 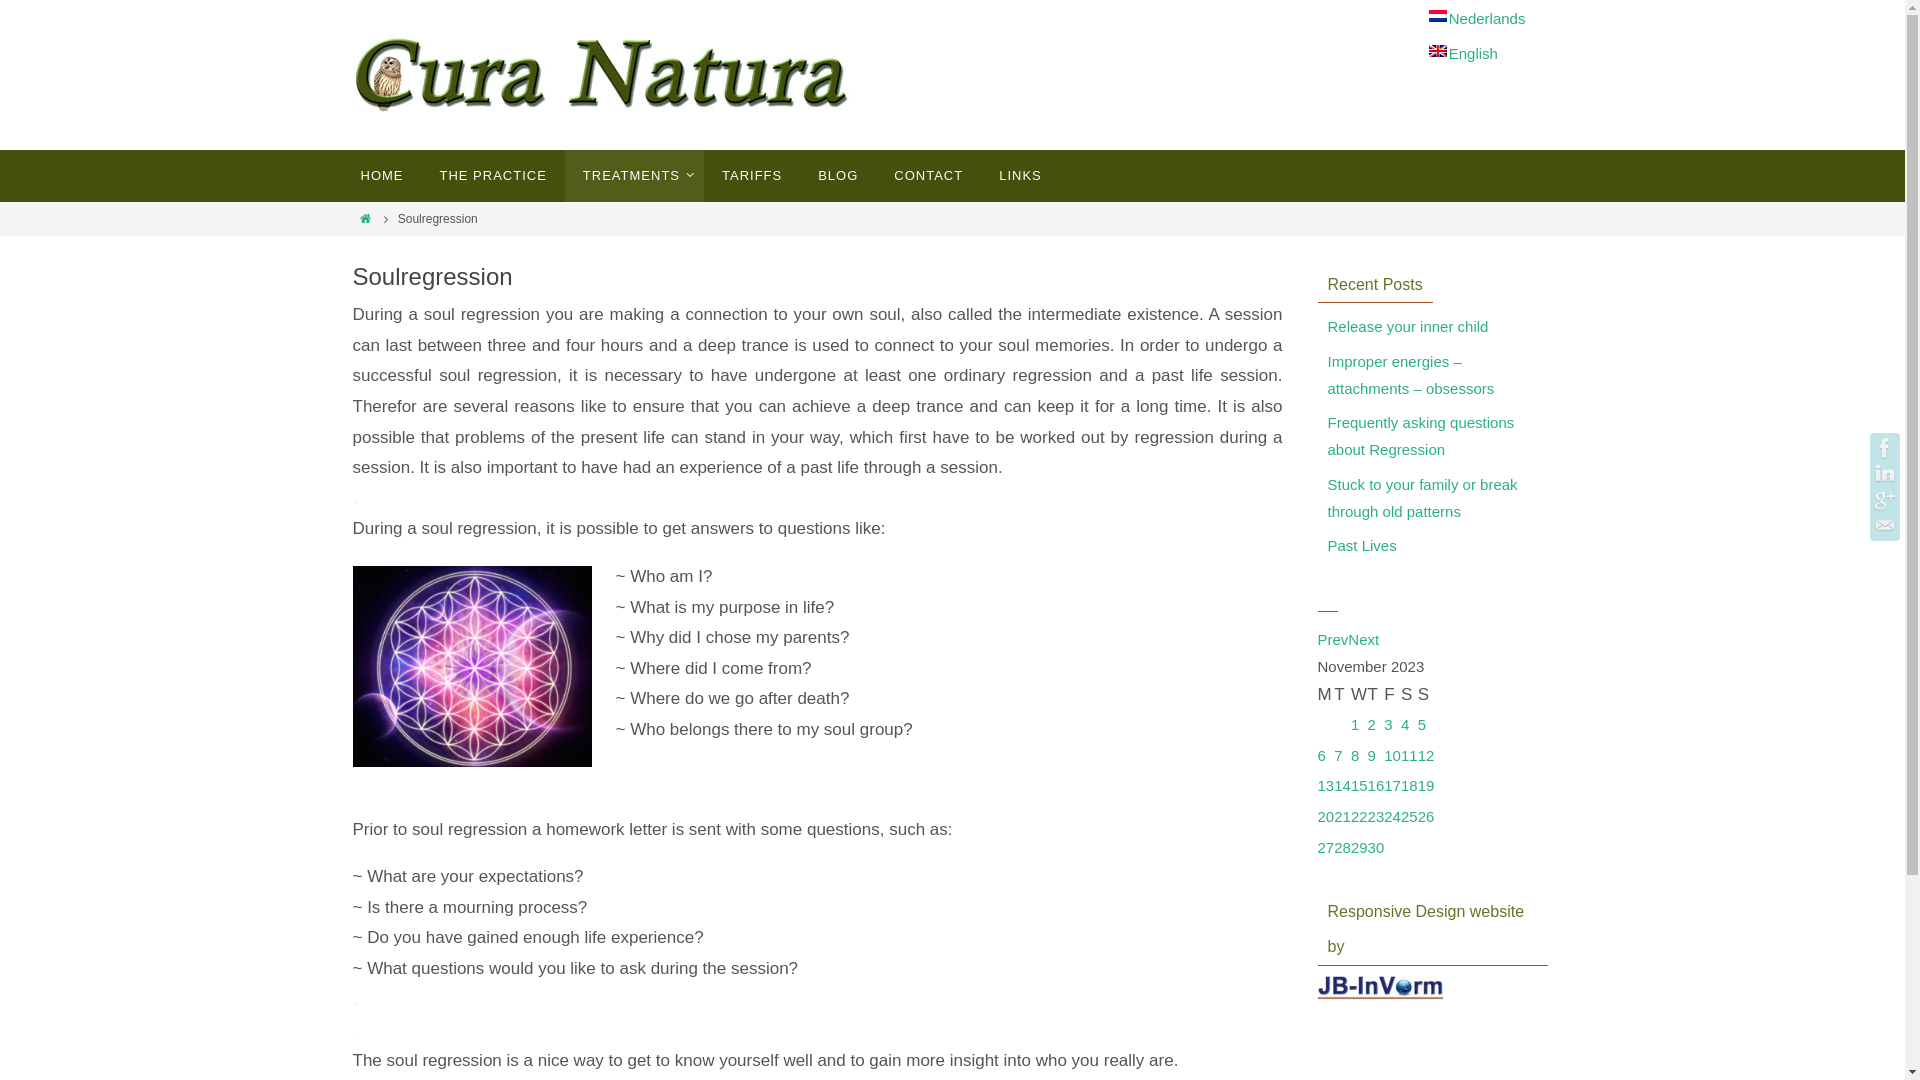 I want to click on '11', so click(x=1400, y=756).